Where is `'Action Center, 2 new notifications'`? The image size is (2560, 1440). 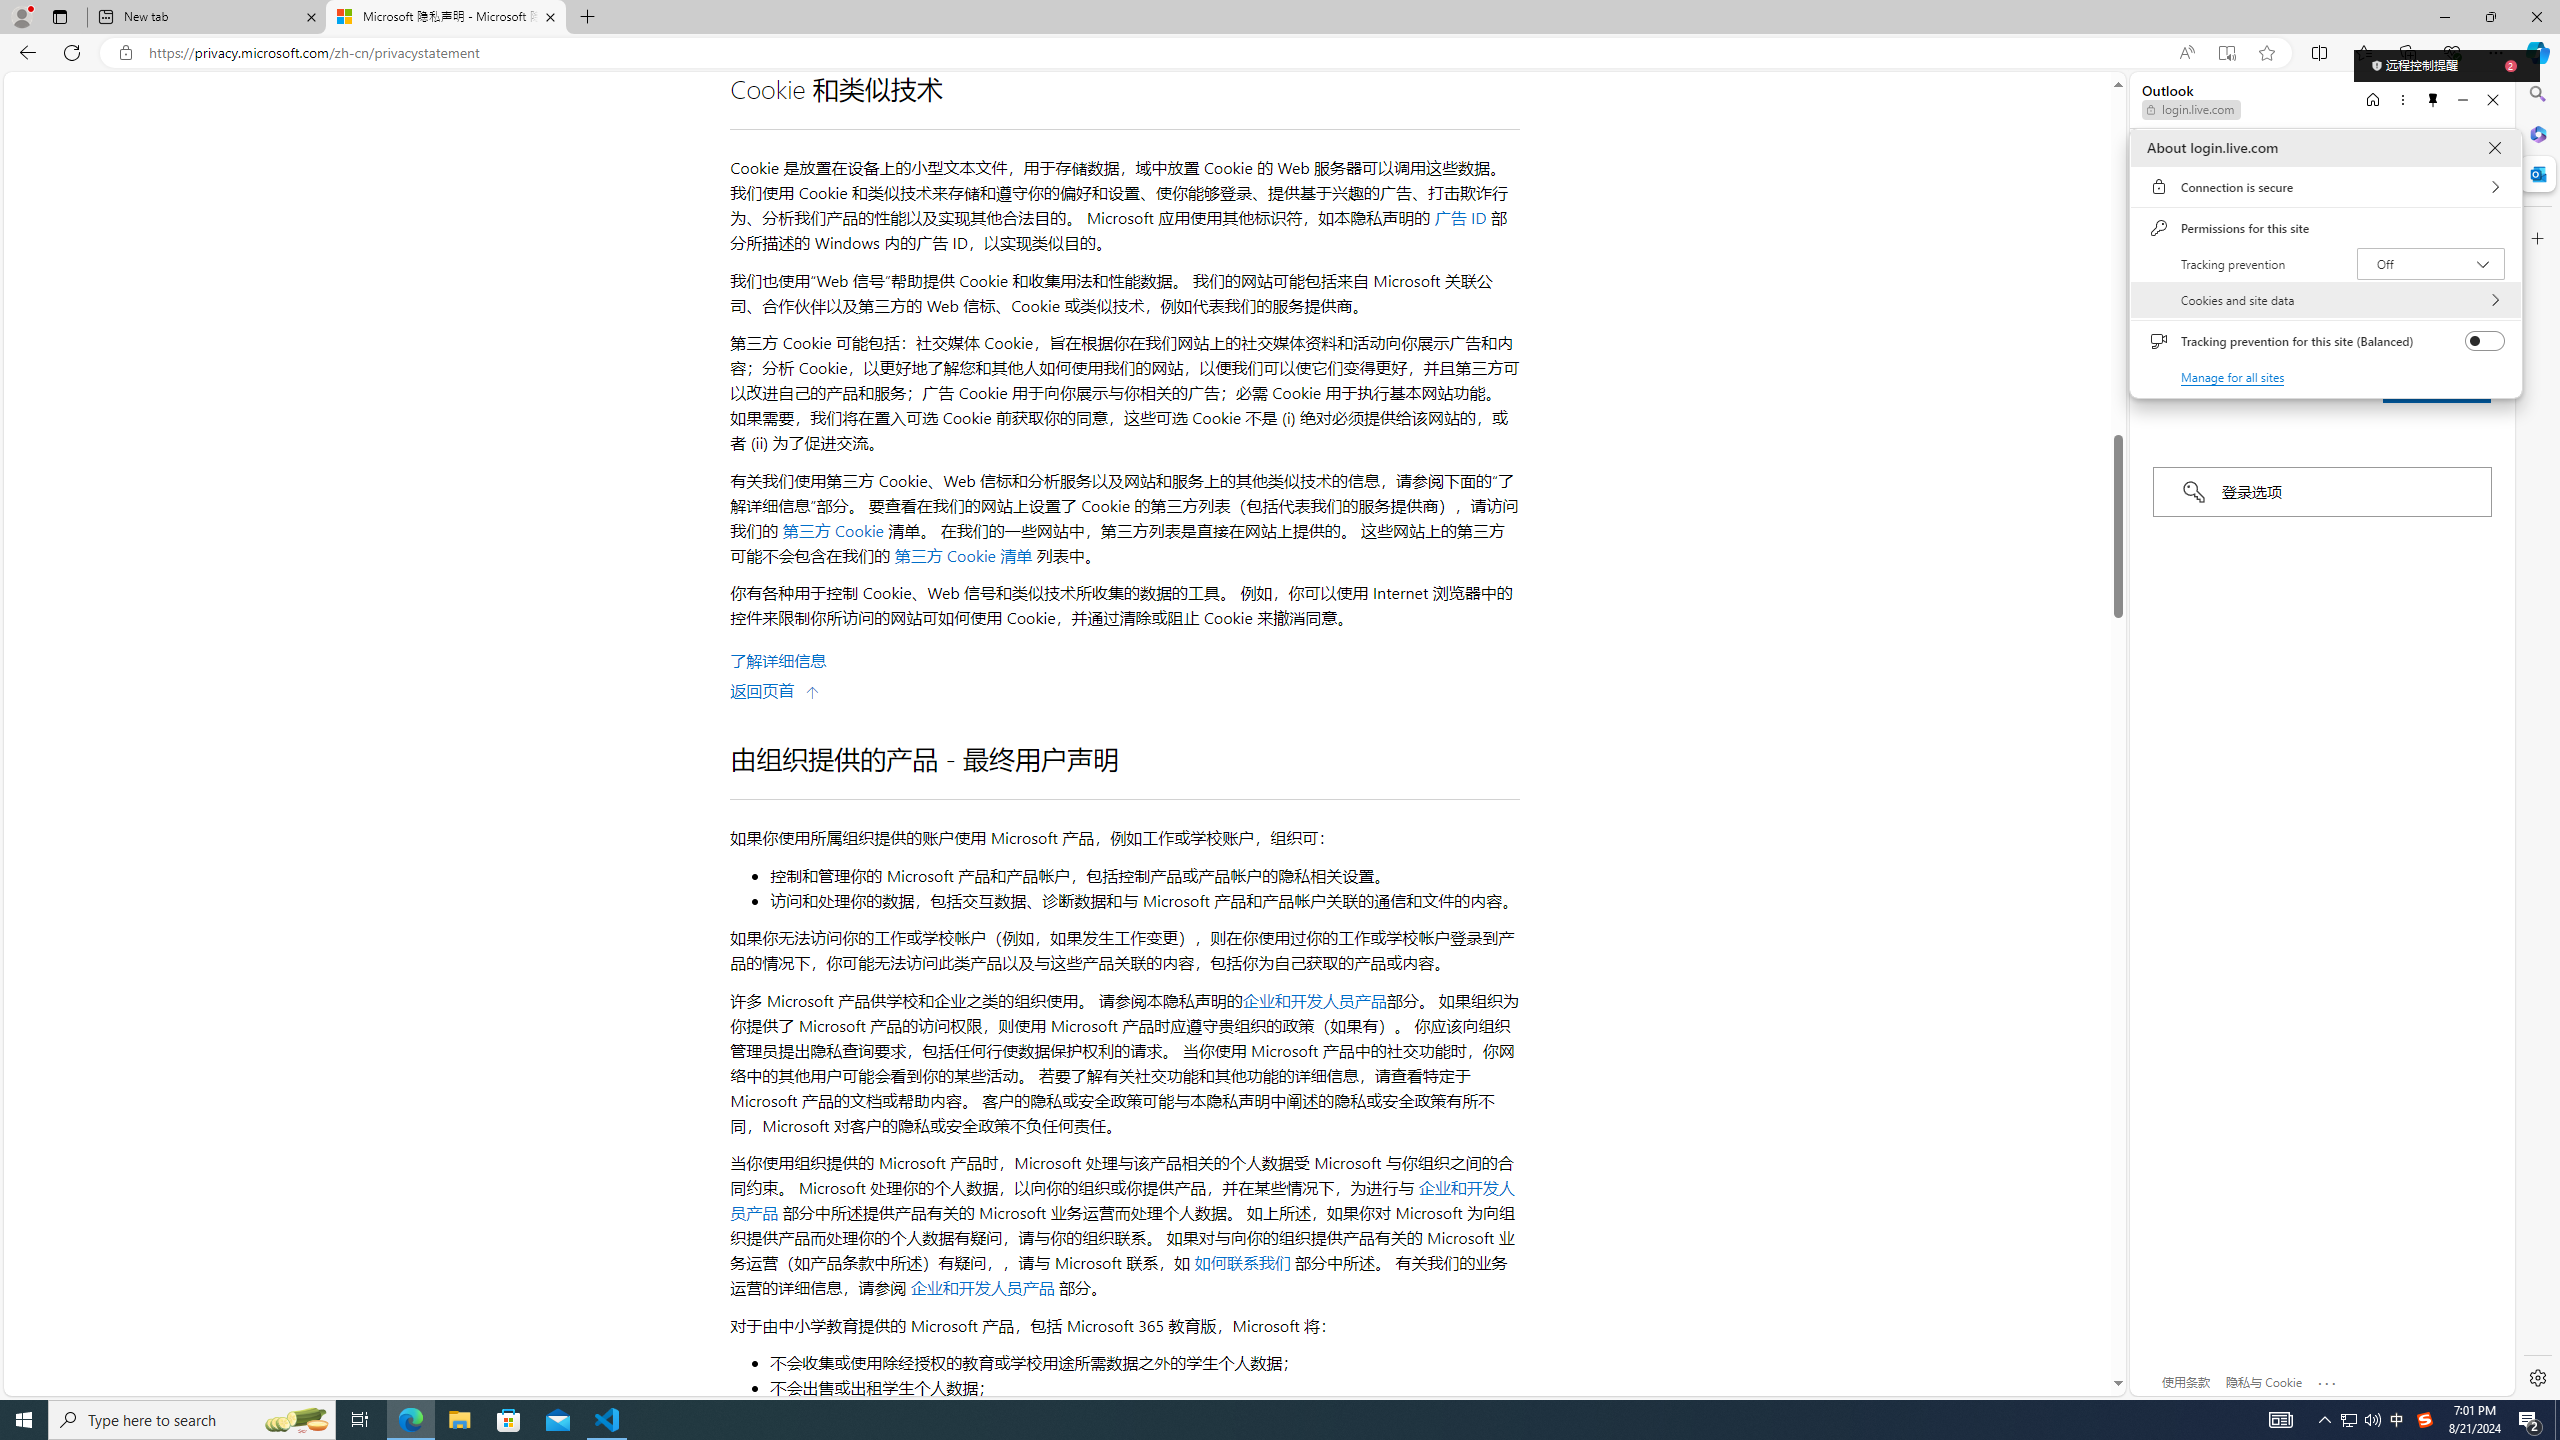 'Action Center, 2 new notifications' is located at coordinates (2530, 1418).